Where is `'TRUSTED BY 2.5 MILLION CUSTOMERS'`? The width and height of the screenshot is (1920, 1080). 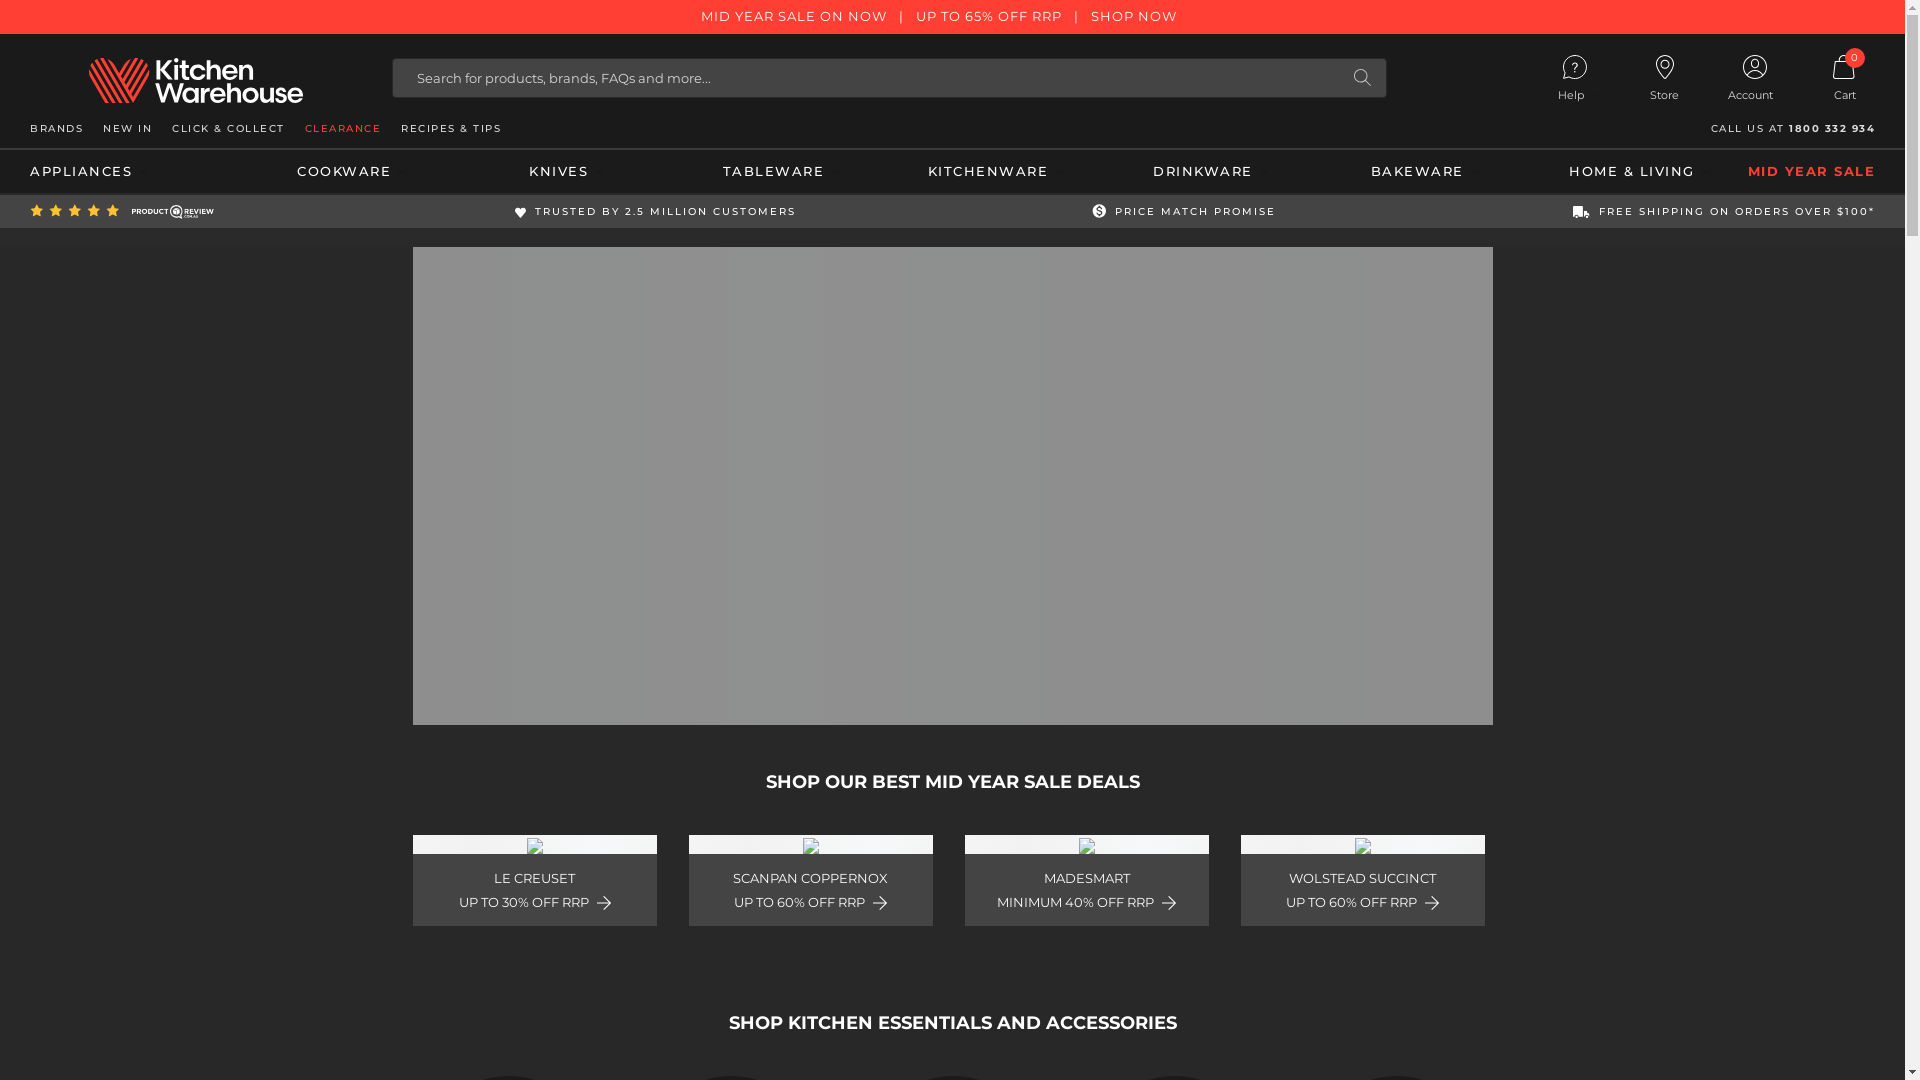 'TRUSTED BY 2.5 MILLION CUSTOMERS' is located at coordinates (655, 211).